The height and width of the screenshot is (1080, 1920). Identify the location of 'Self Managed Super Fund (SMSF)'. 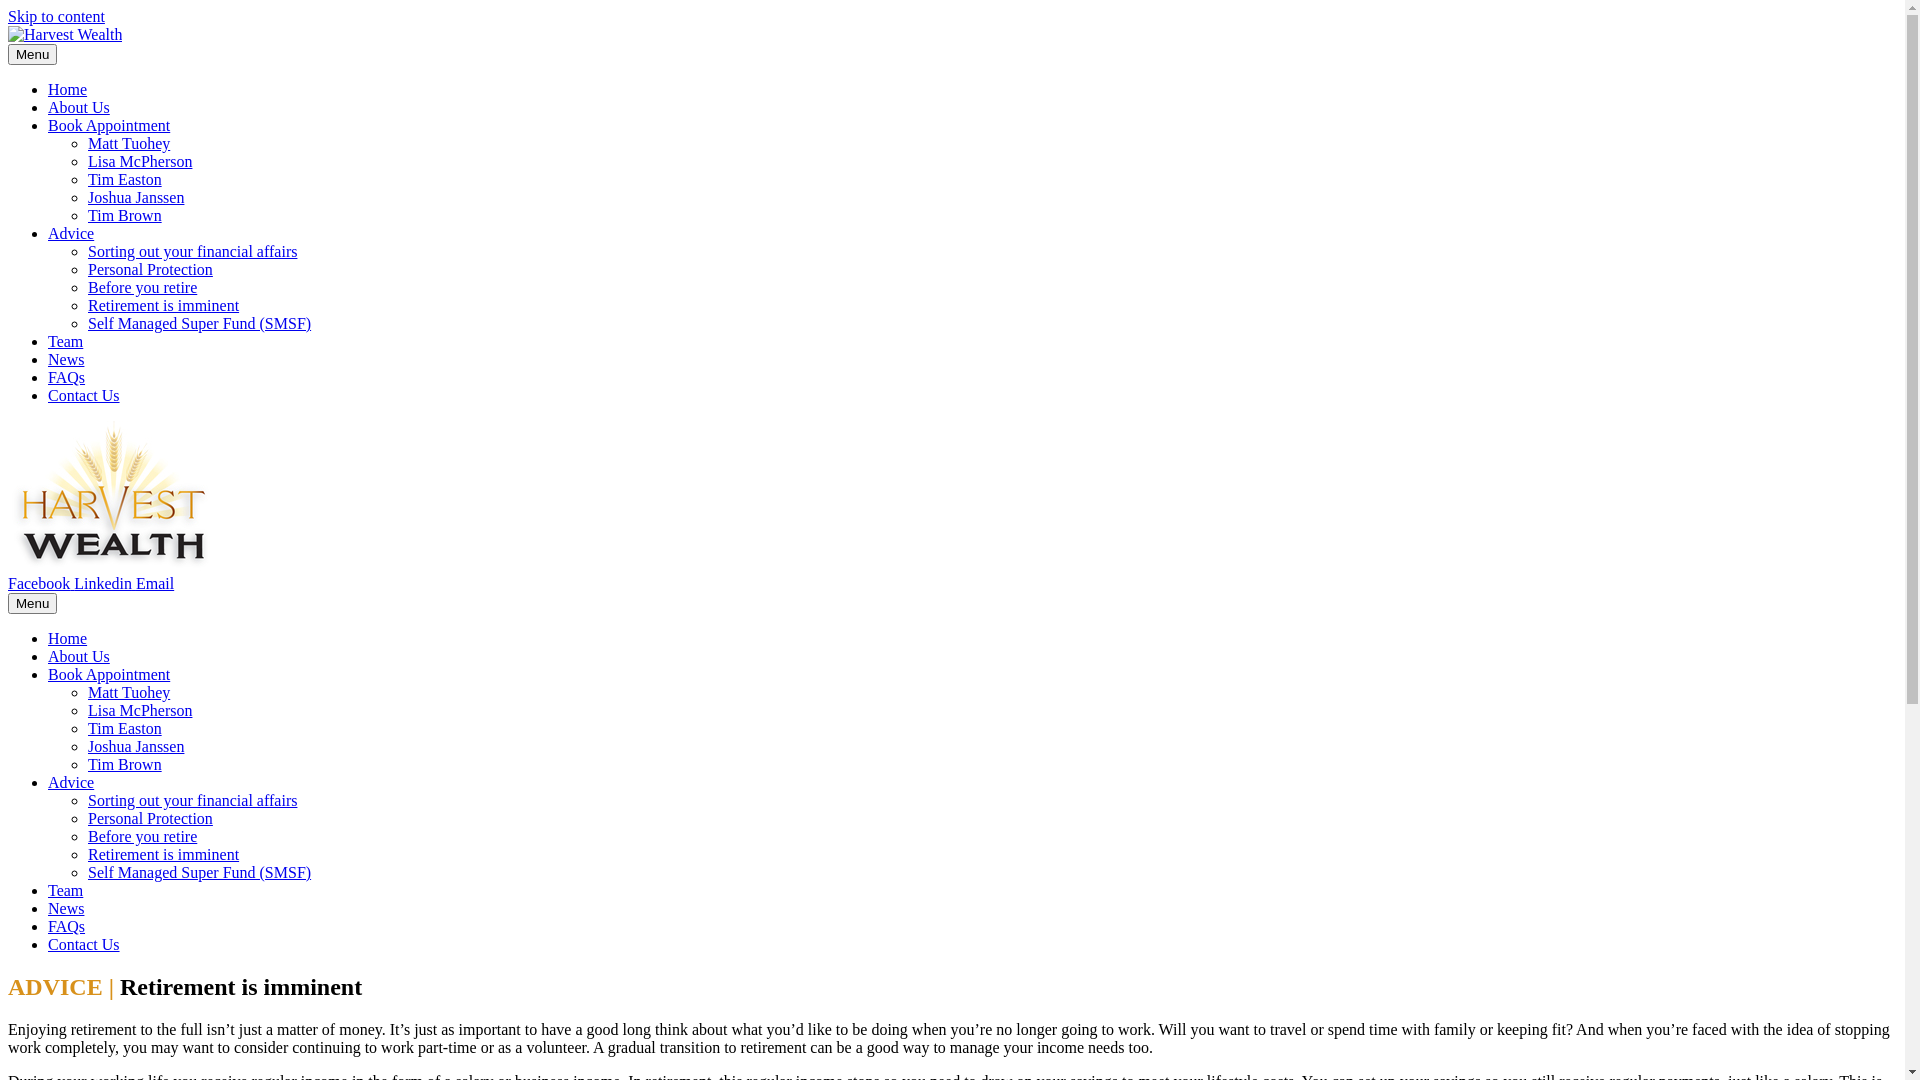
(199, 871).